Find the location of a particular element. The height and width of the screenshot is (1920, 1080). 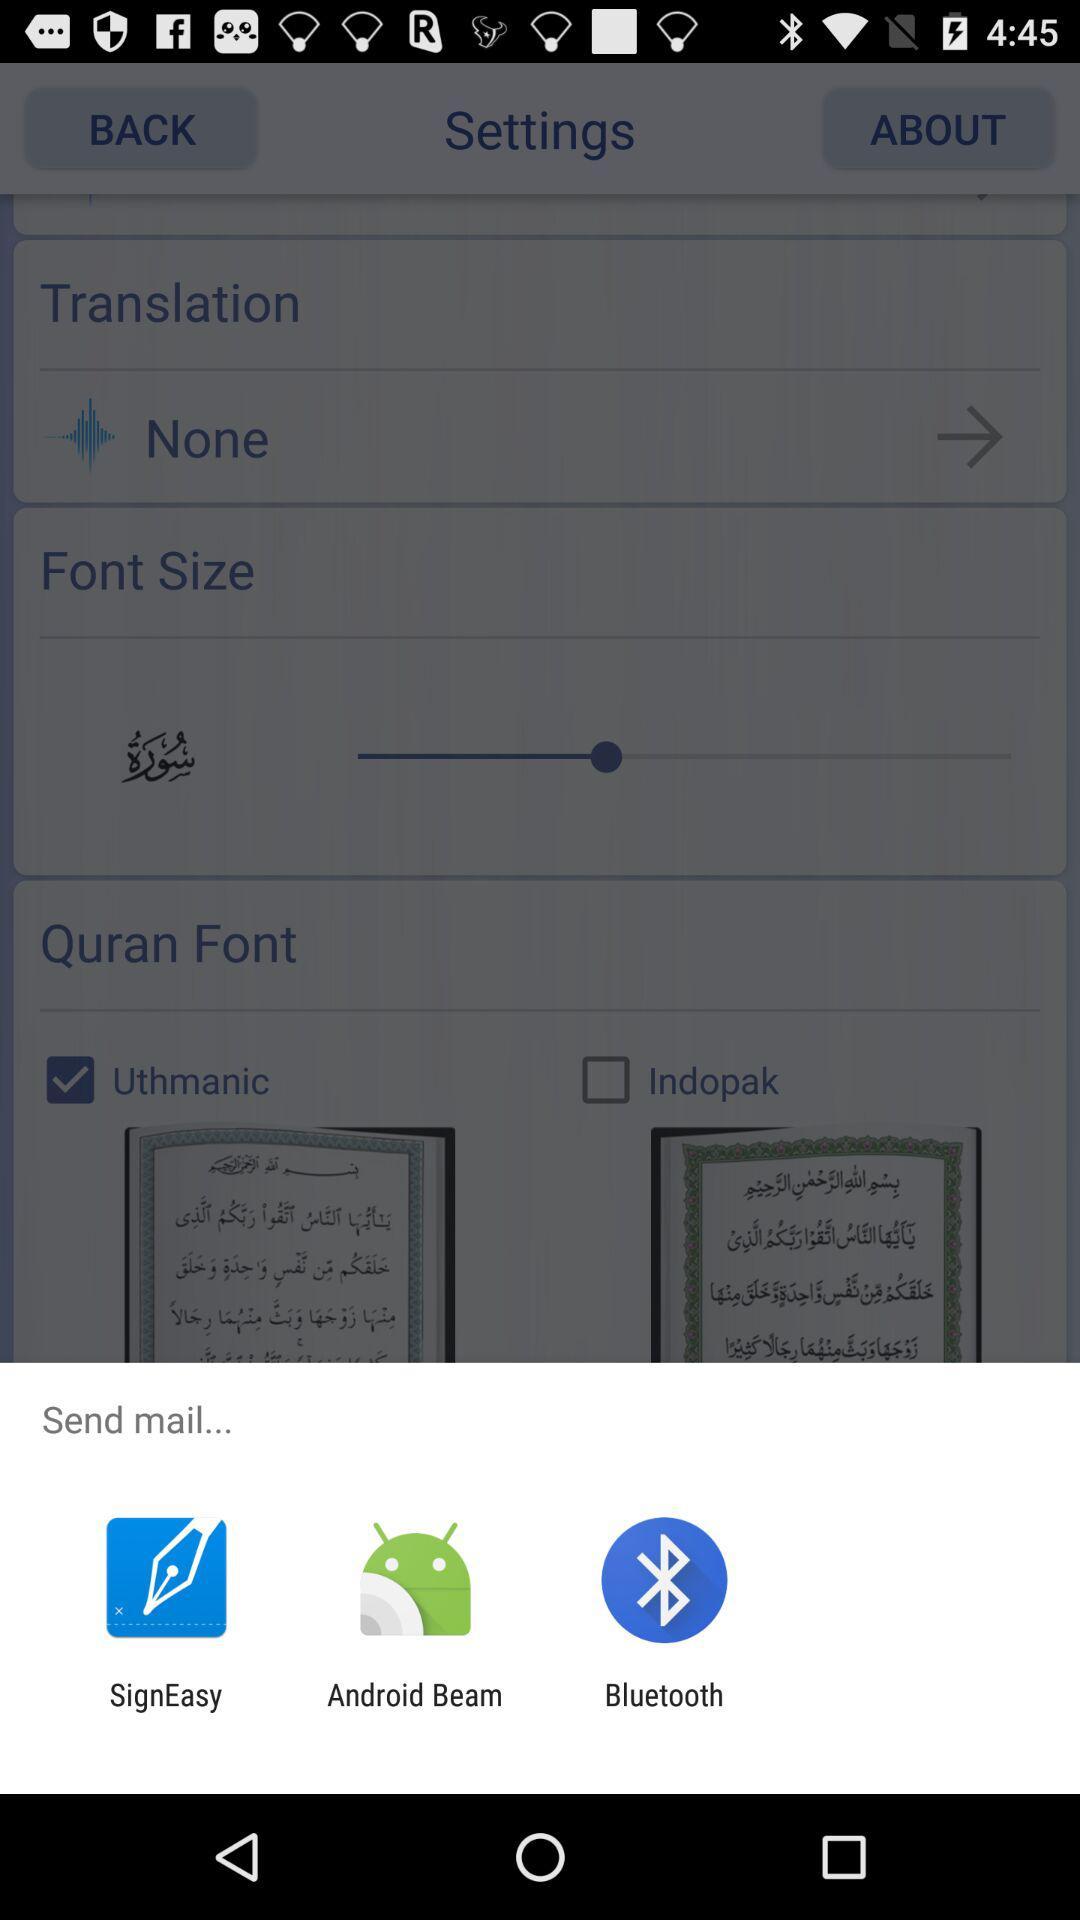

icon next to the signeasy app is located at coordinates (414, 1711).